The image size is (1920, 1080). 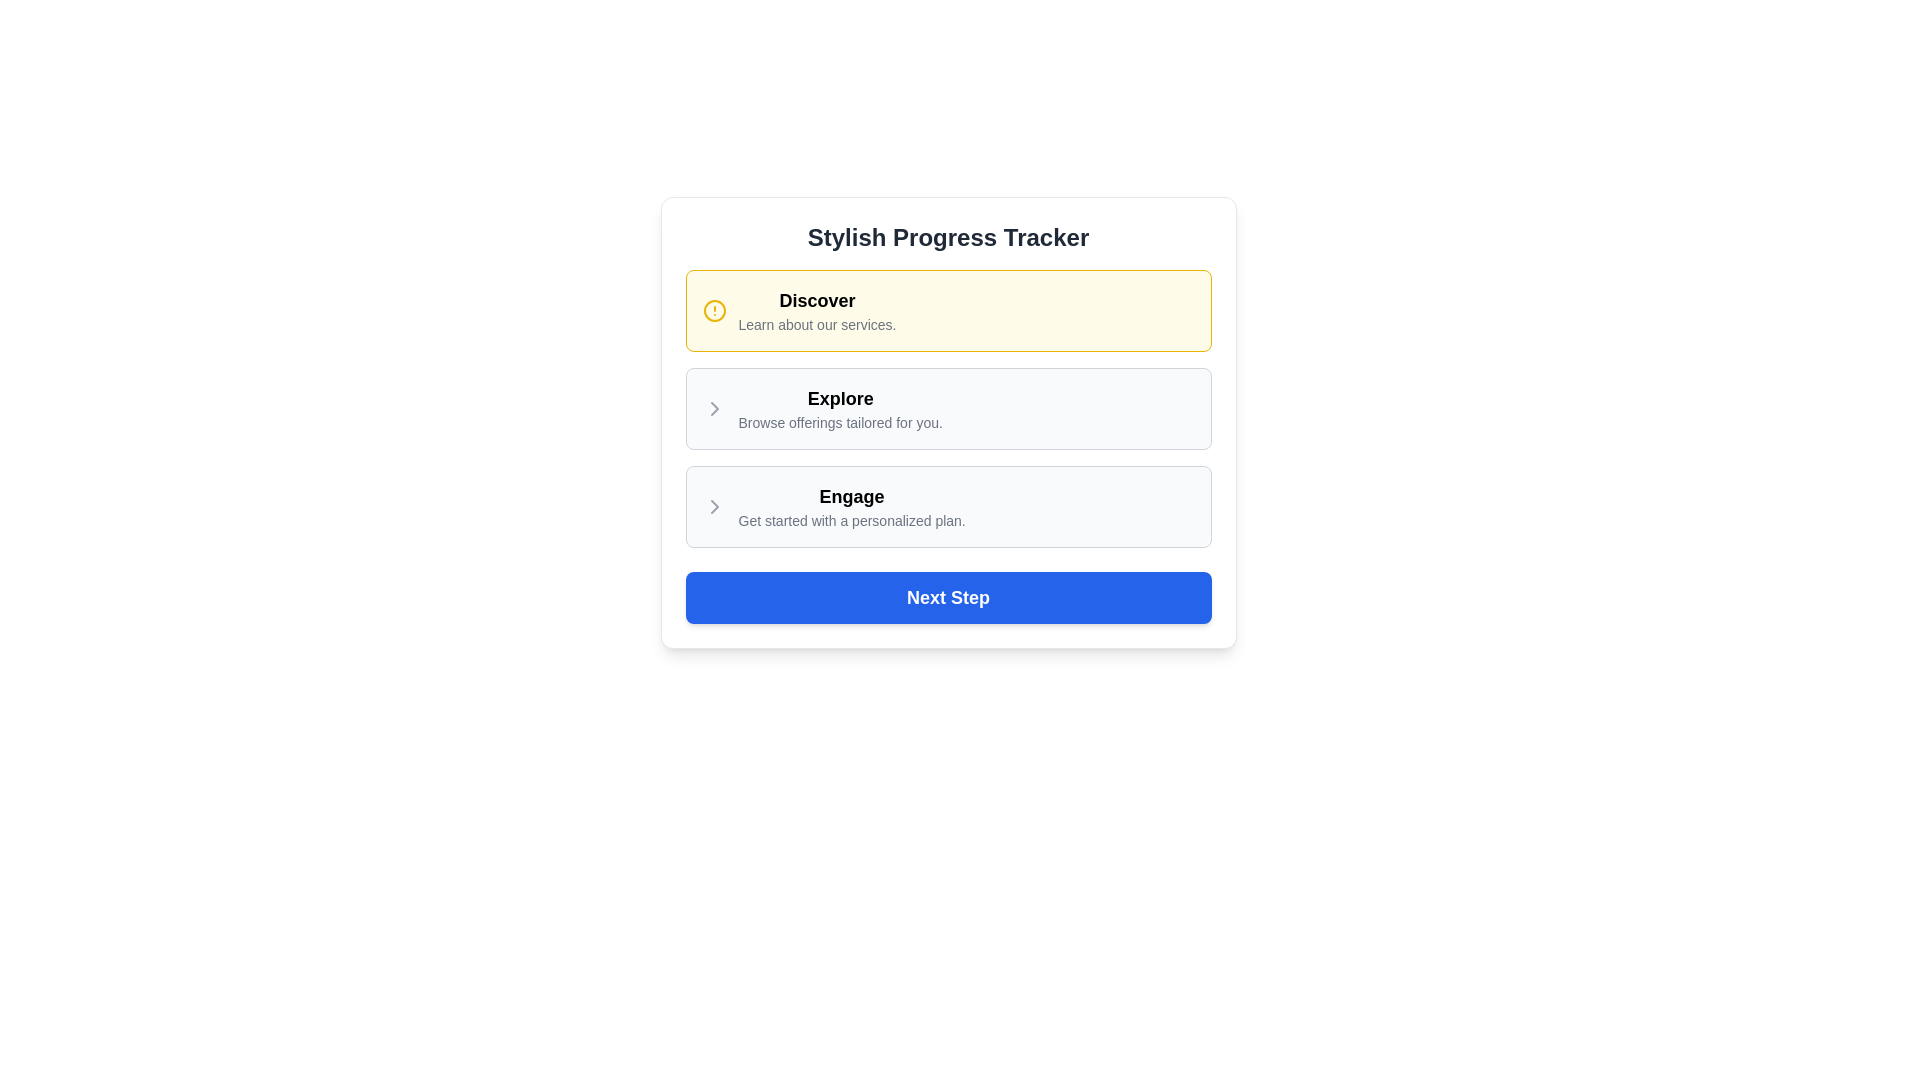 What do you see at coordinates (714, 407) in the screenshot?
I see `the chevron-shaped icon pointing to the right, which is associated with the third item labeled 'Engage' in the 'Stylish Progress Tracker' panel` at bounding box center [714, 407].